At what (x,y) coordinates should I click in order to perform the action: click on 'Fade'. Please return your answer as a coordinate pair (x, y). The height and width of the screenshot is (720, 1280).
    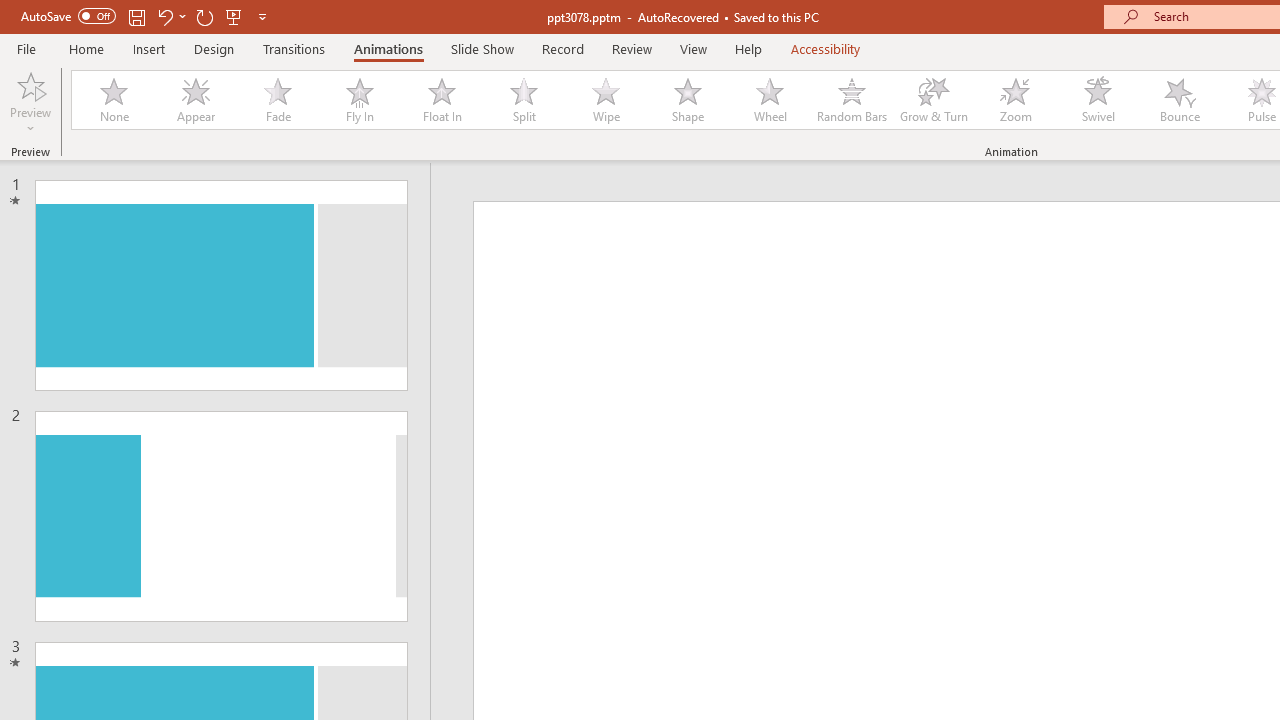
    Looking at the image, I should click on (276, 100).